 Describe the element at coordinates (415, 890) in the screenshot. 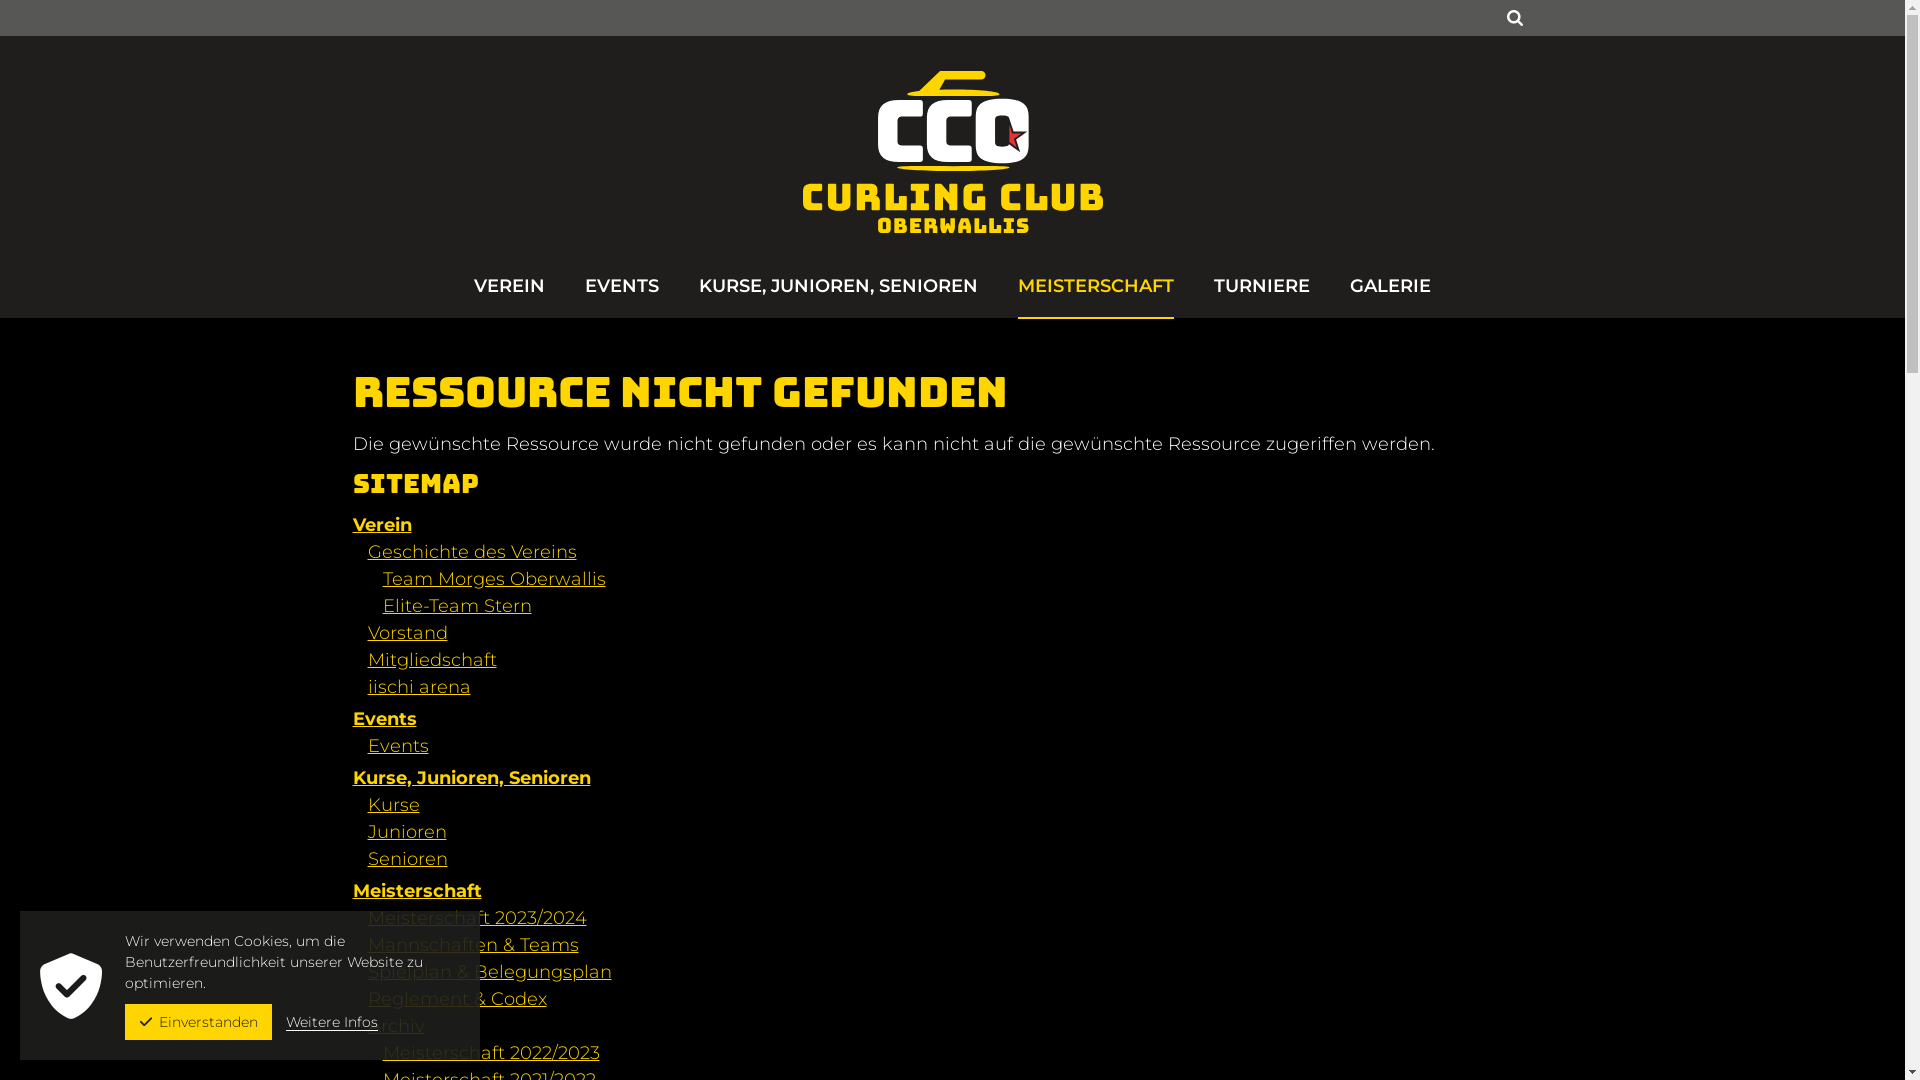

I see `'Meisterschaft'` at that location.